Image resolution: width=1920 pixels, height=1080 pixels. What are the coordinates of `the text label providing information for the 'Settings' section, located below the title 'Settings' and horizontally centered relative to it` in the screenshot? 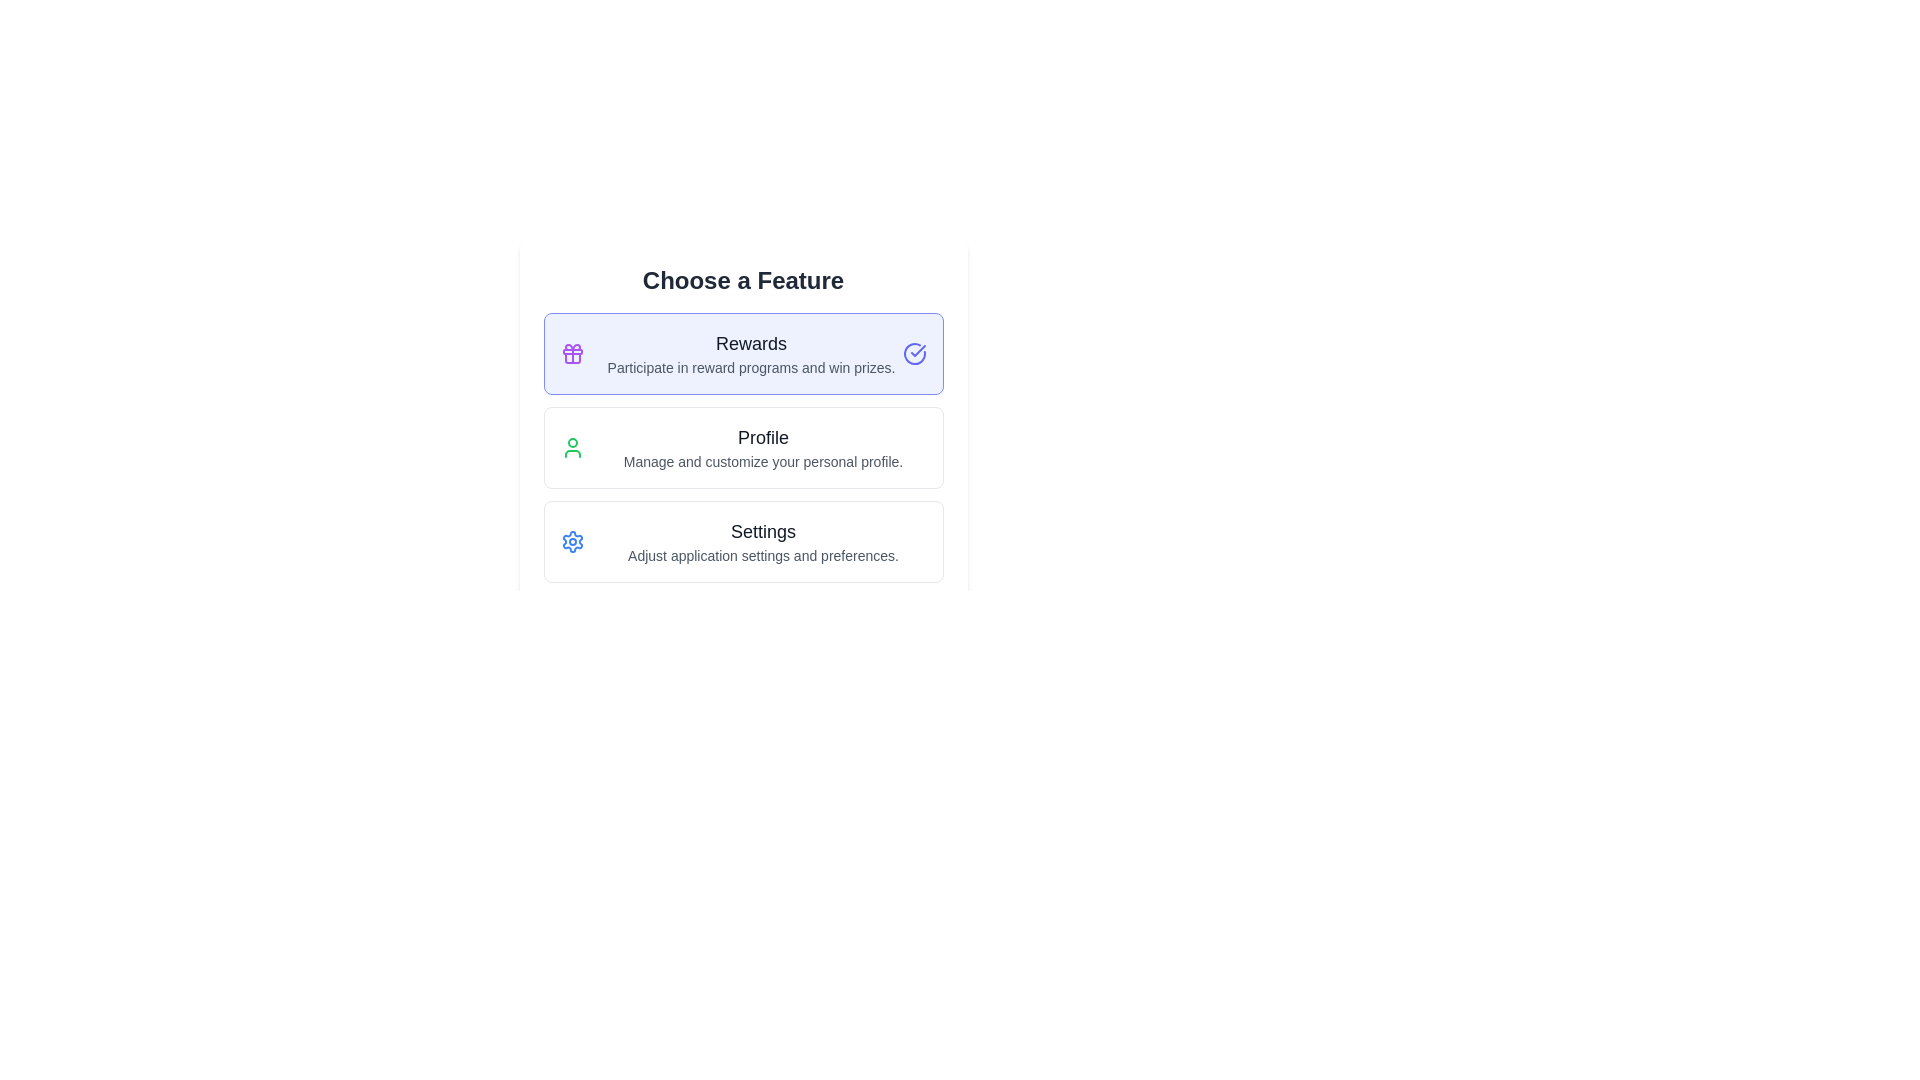 It's located at (762, 555).